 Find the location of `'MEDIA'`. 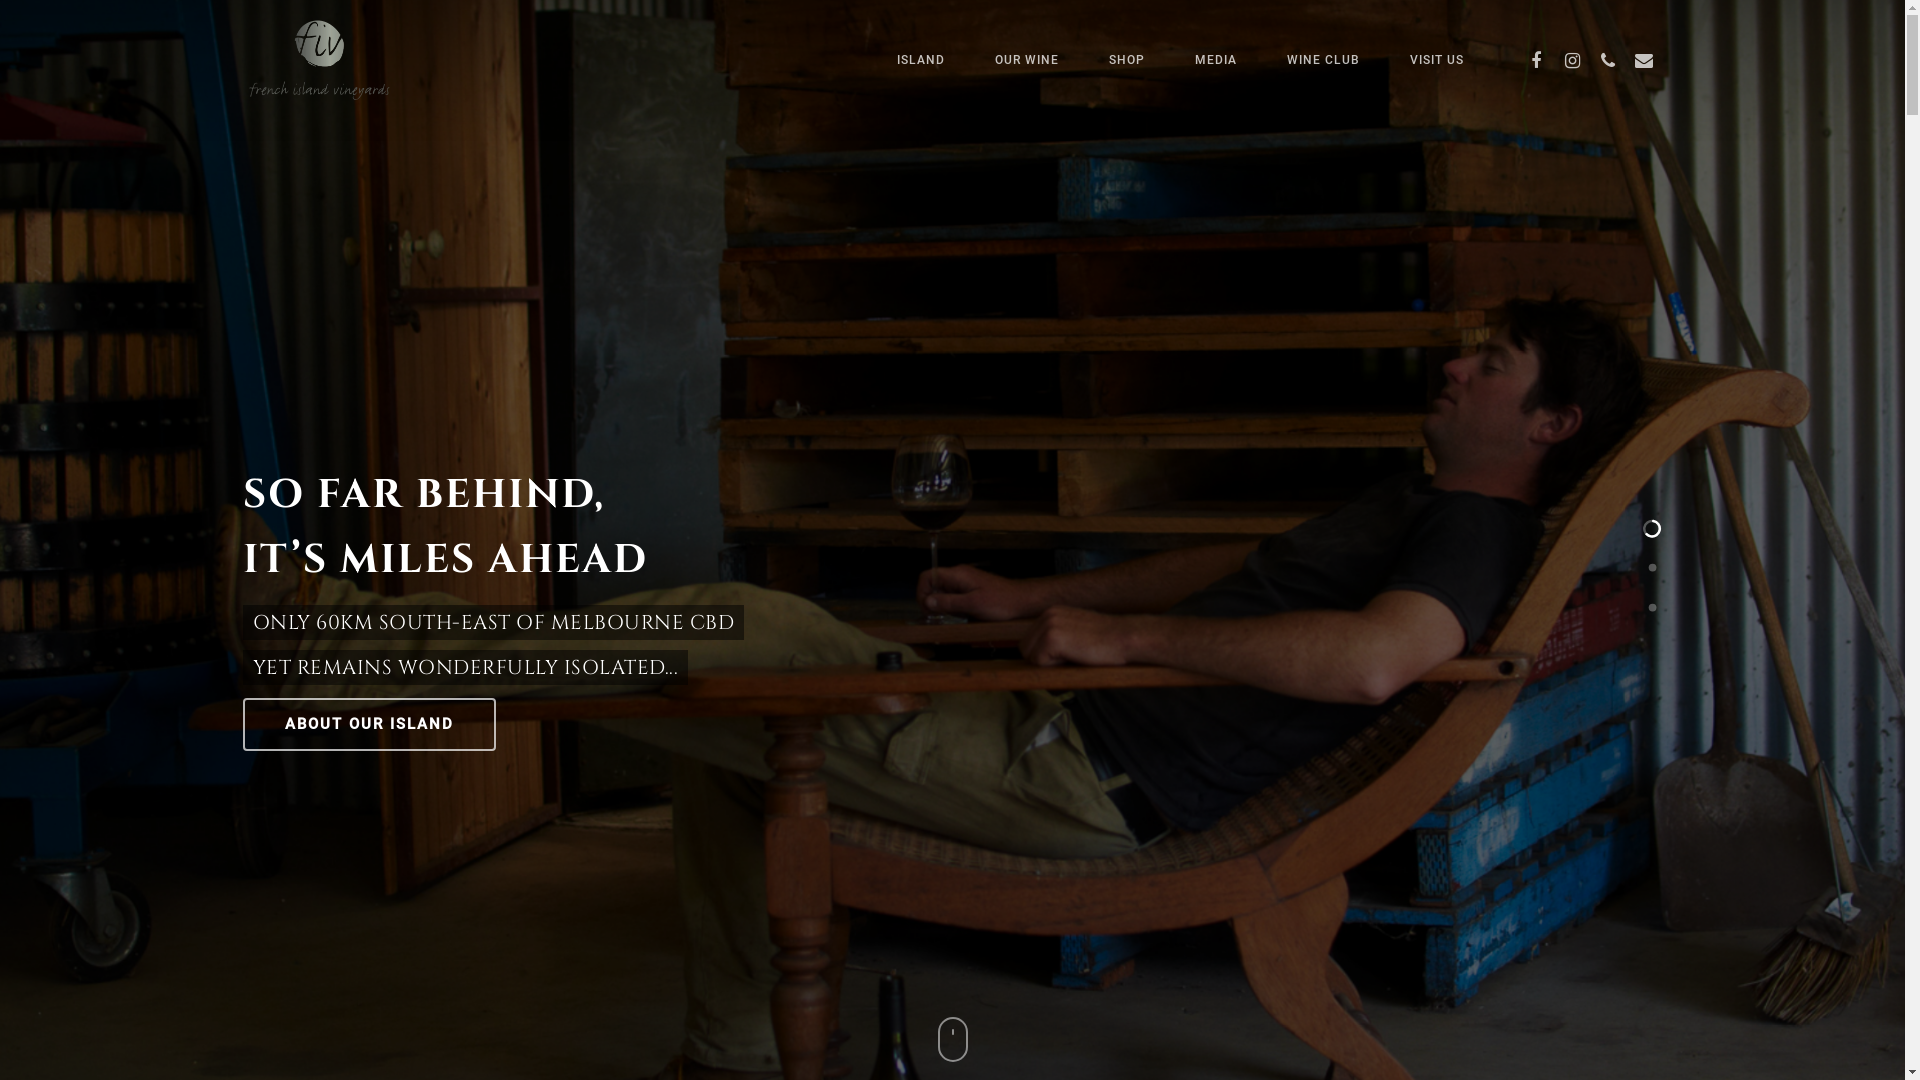

'MEDIA' is located at coordinates (1214, 59).